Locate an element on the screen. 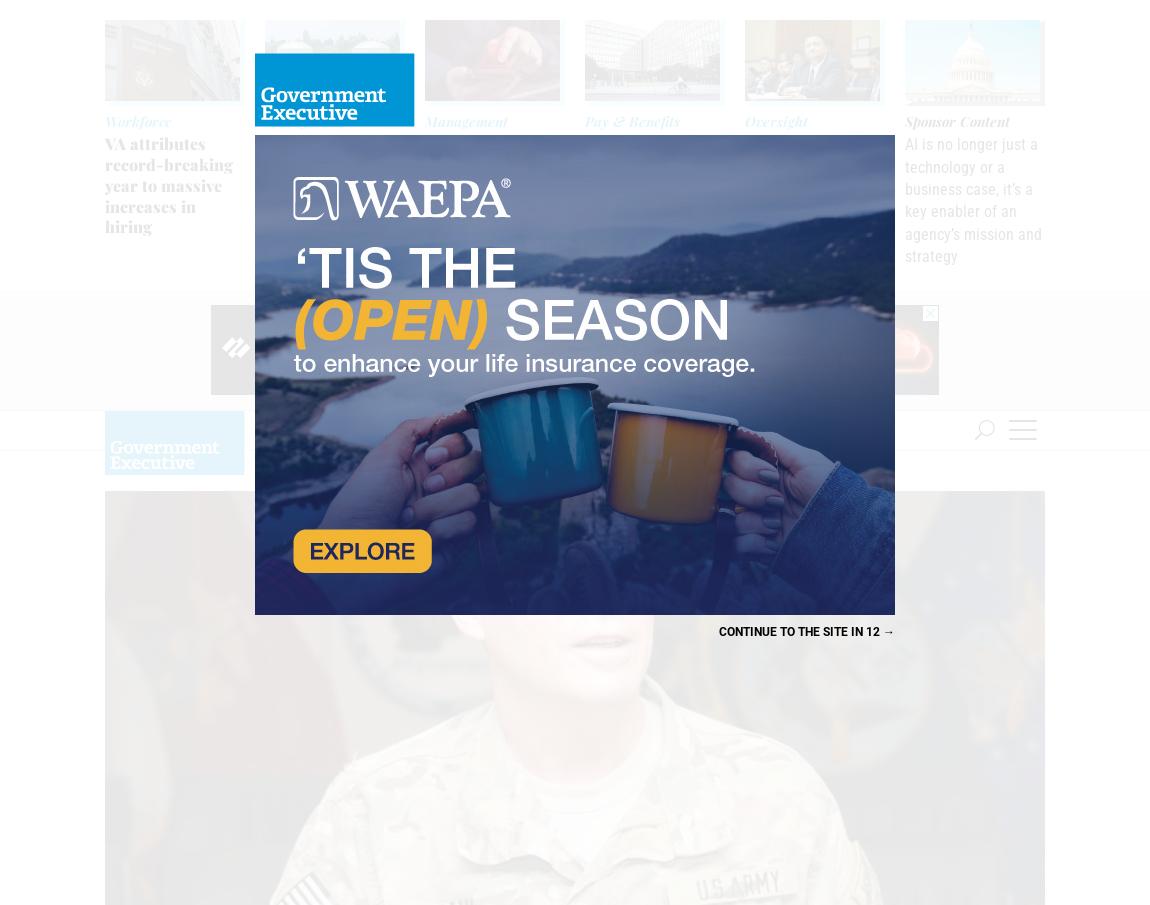 This screenshot has height=905, width=1150. 'Pay & Benefits' is located at coordinates (630, 120).